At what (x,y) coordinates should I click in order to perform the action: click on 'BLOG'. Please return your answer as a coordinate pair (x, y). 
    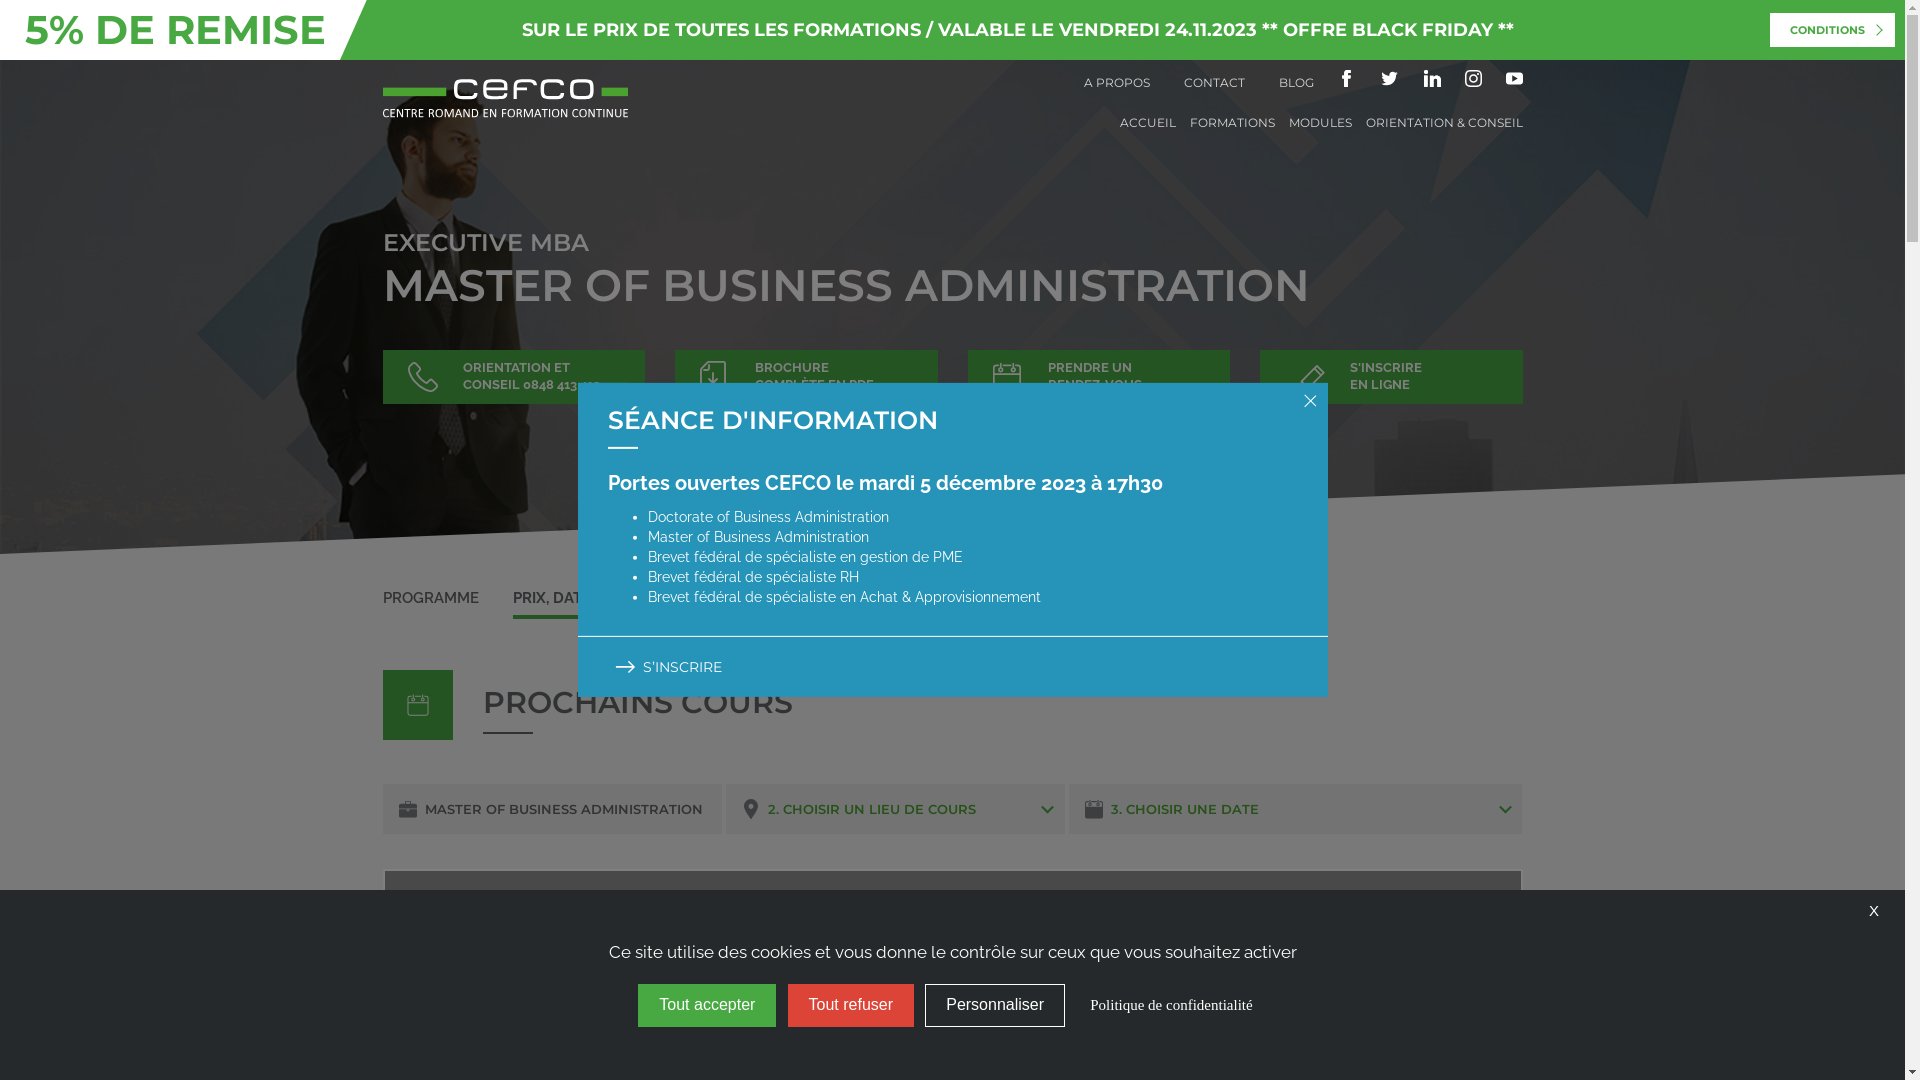
    Looking at the image, I should click on (1296, 81).